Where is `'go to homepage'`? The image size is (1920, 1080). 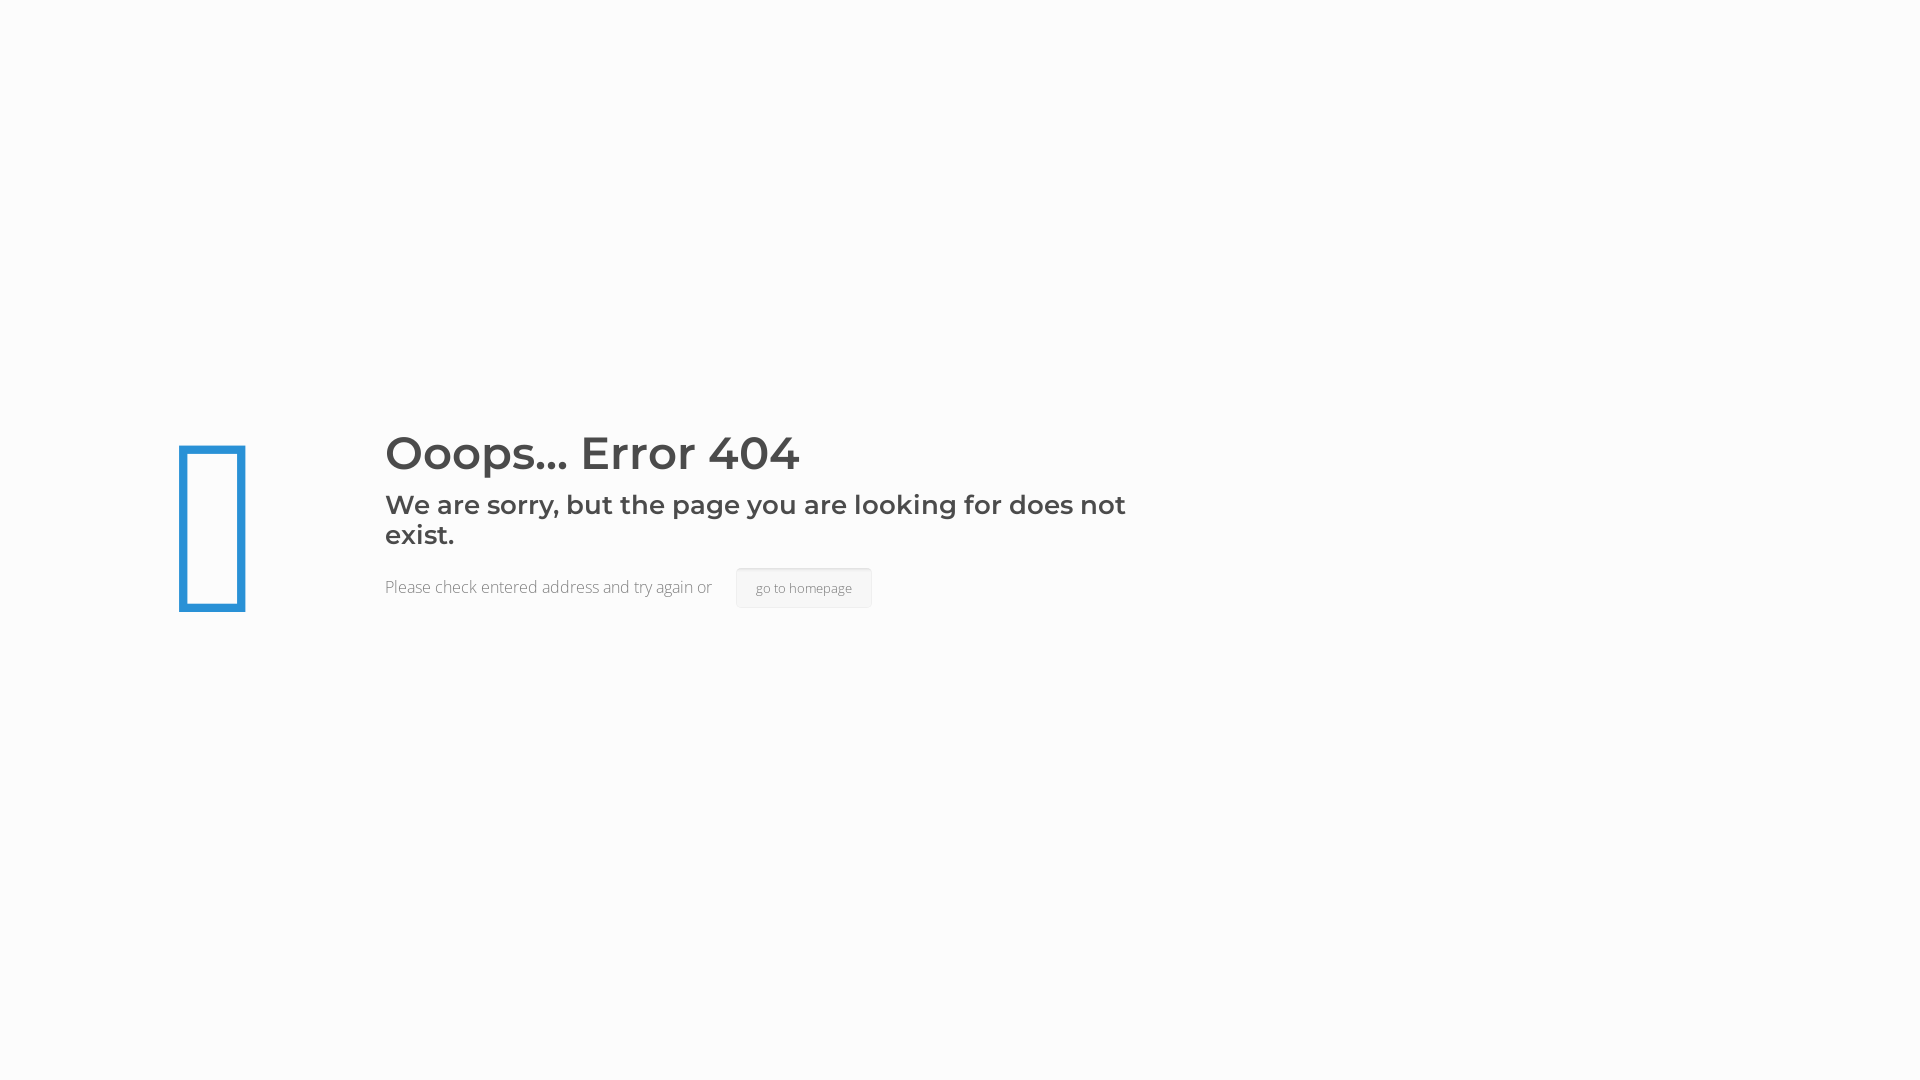 'go to homepage' is located at coordinates (734, 586).